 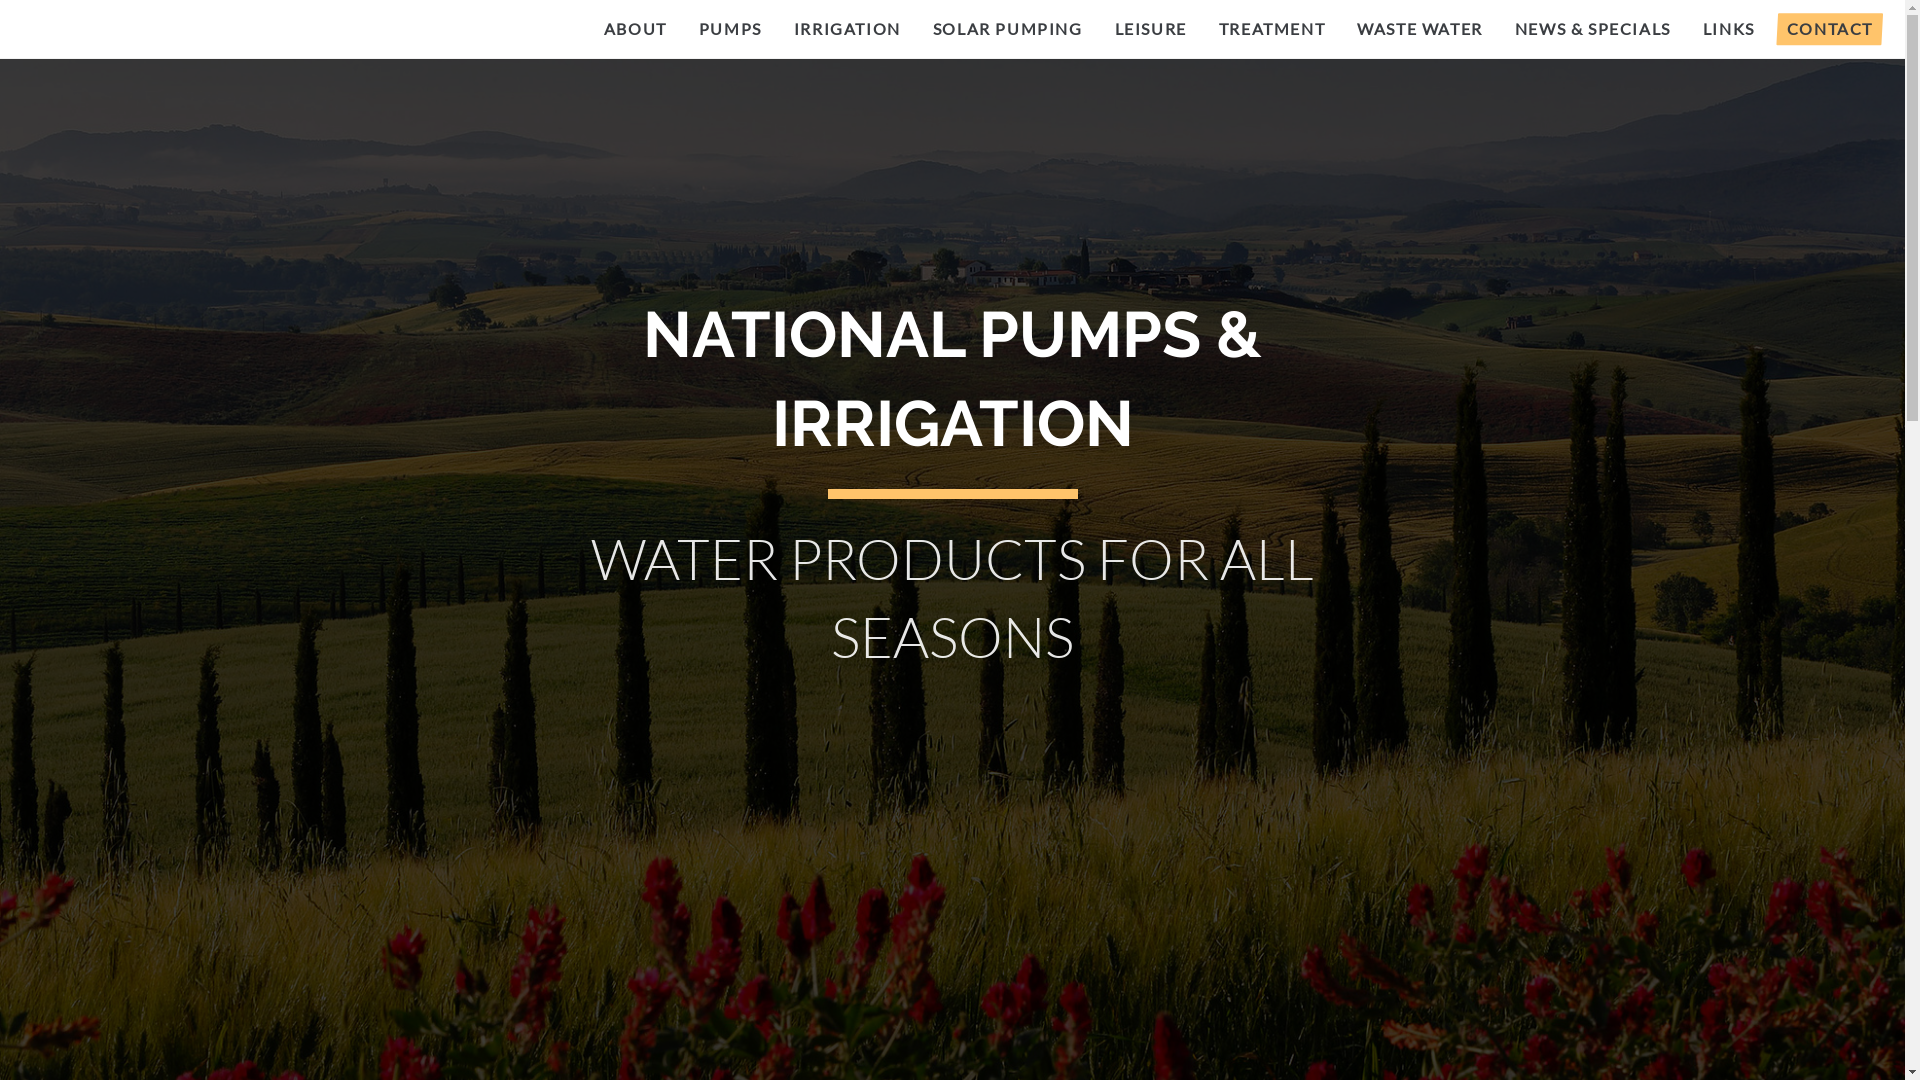 What do you see at coordinates (1829, 29) in the screenshot?
I see `'CONTACT'` at bounding box center [1829, 29].